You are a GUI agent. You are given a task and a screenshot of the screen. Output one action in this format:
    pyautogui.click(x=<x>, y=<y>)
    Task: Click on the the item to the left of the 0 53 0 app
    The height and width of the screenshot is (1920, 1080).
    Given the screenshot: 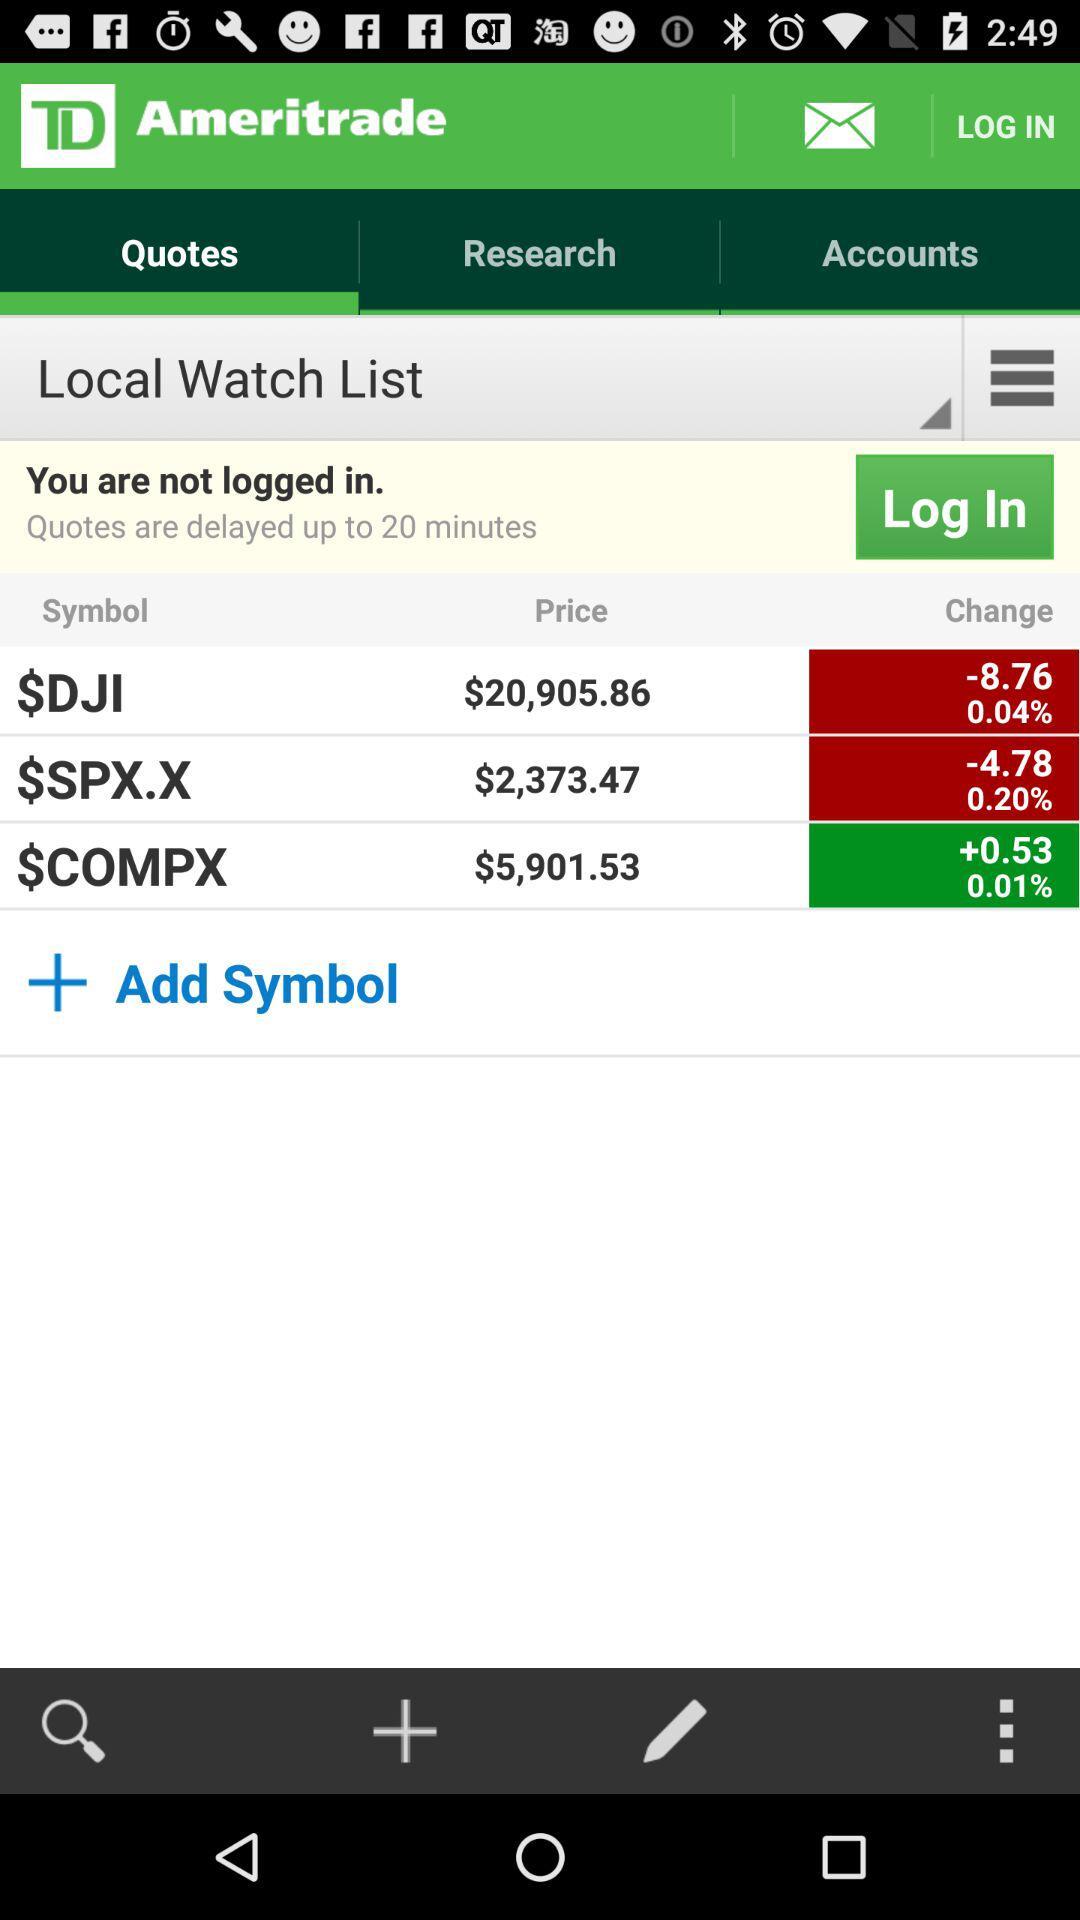 What is the action you would take?
    pyautogui.click(x=557, y=865)
    